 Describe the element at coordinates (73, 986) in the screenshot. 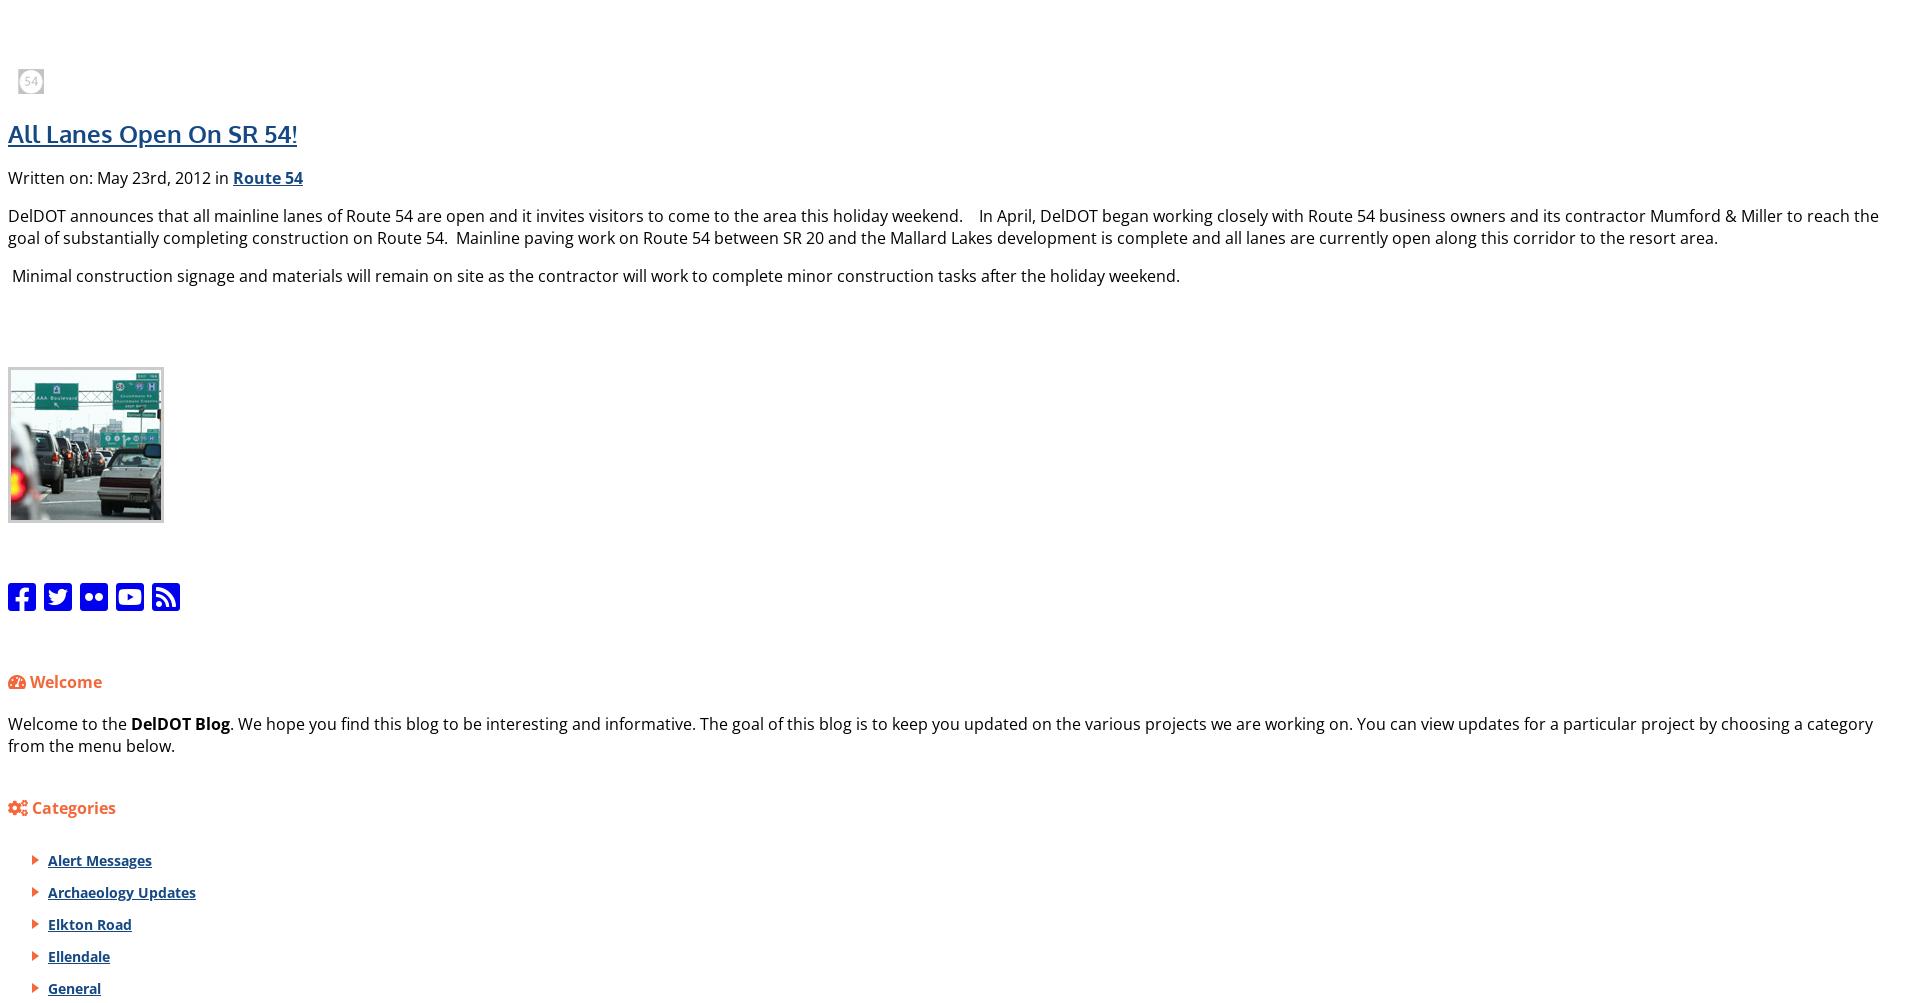

I see `'General'` at that location.